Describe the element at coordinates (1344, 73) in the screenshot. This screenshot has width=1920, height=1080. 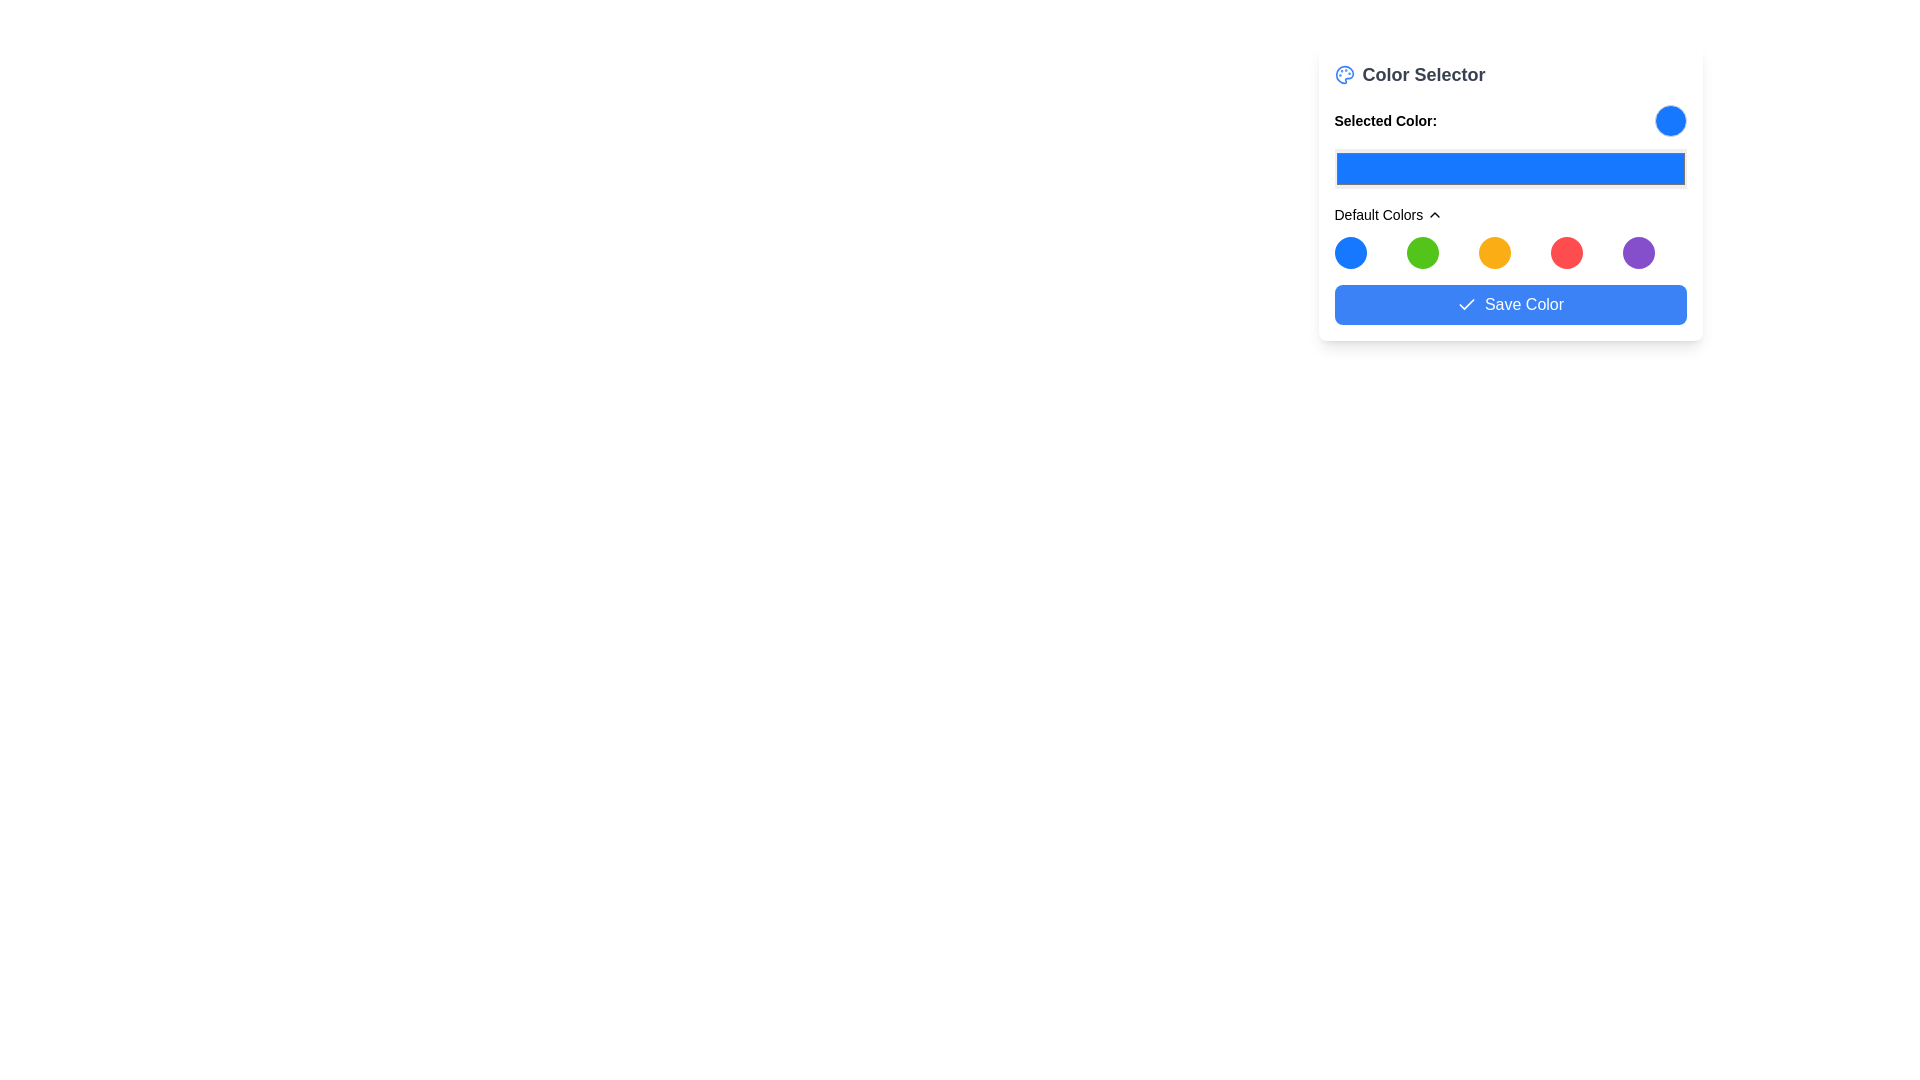
I see `the small, stylized blue palette icon located at the top-left corner of the 'Color Selector' section, next to the title text 'Color Selector'` at that location.